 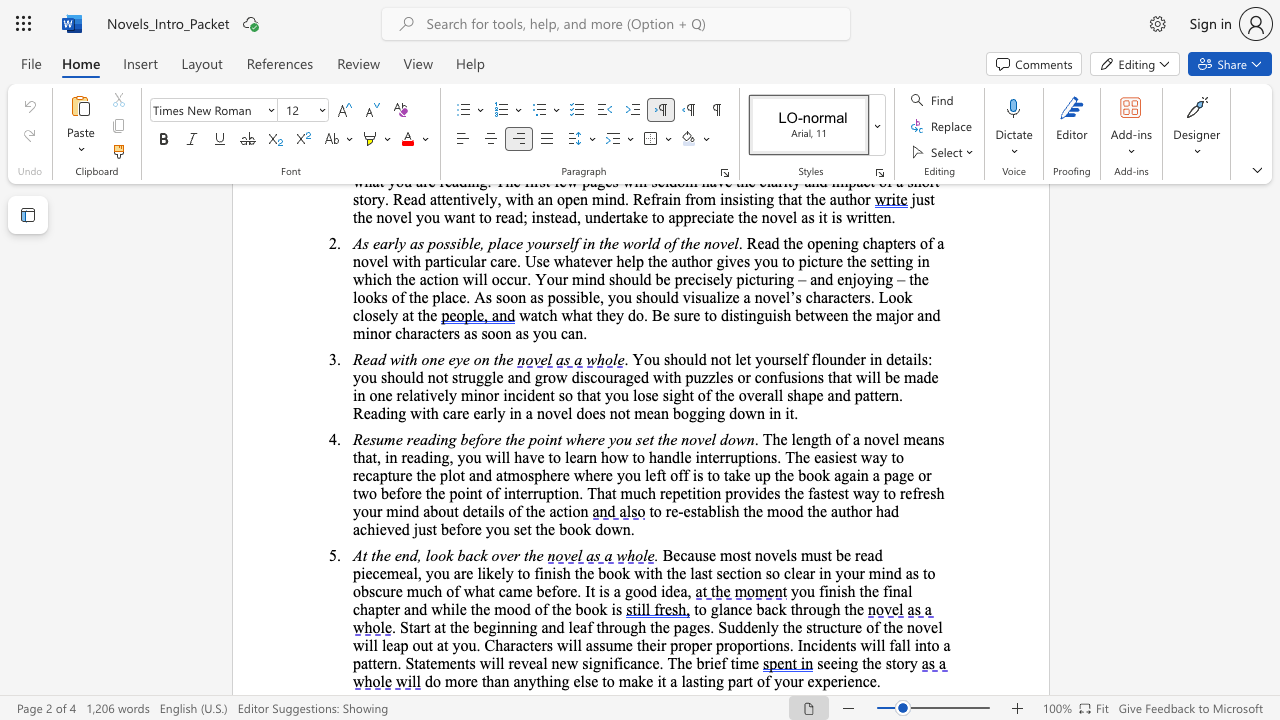 I want to click on the subset text "u f" within the text "you finish the", so click(x=807, y=590).